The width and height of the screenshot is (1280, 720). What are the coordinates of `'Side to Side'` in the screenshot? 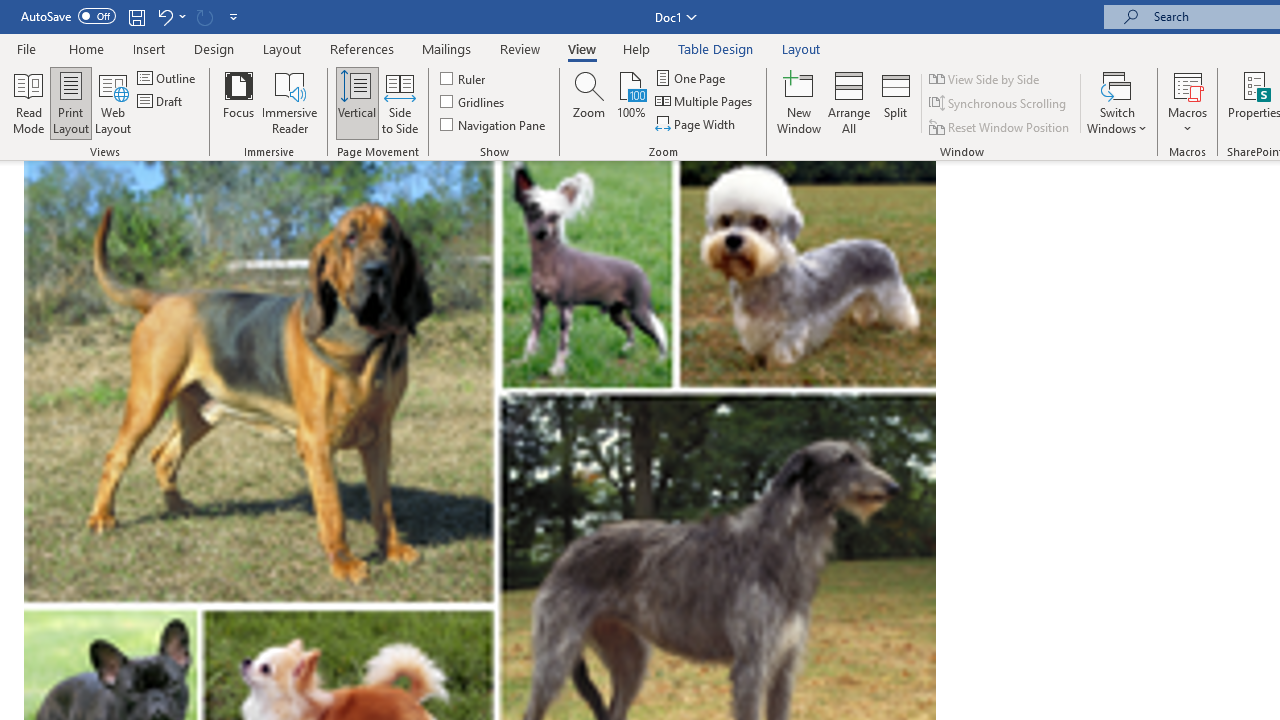 It's located at (400, 103).